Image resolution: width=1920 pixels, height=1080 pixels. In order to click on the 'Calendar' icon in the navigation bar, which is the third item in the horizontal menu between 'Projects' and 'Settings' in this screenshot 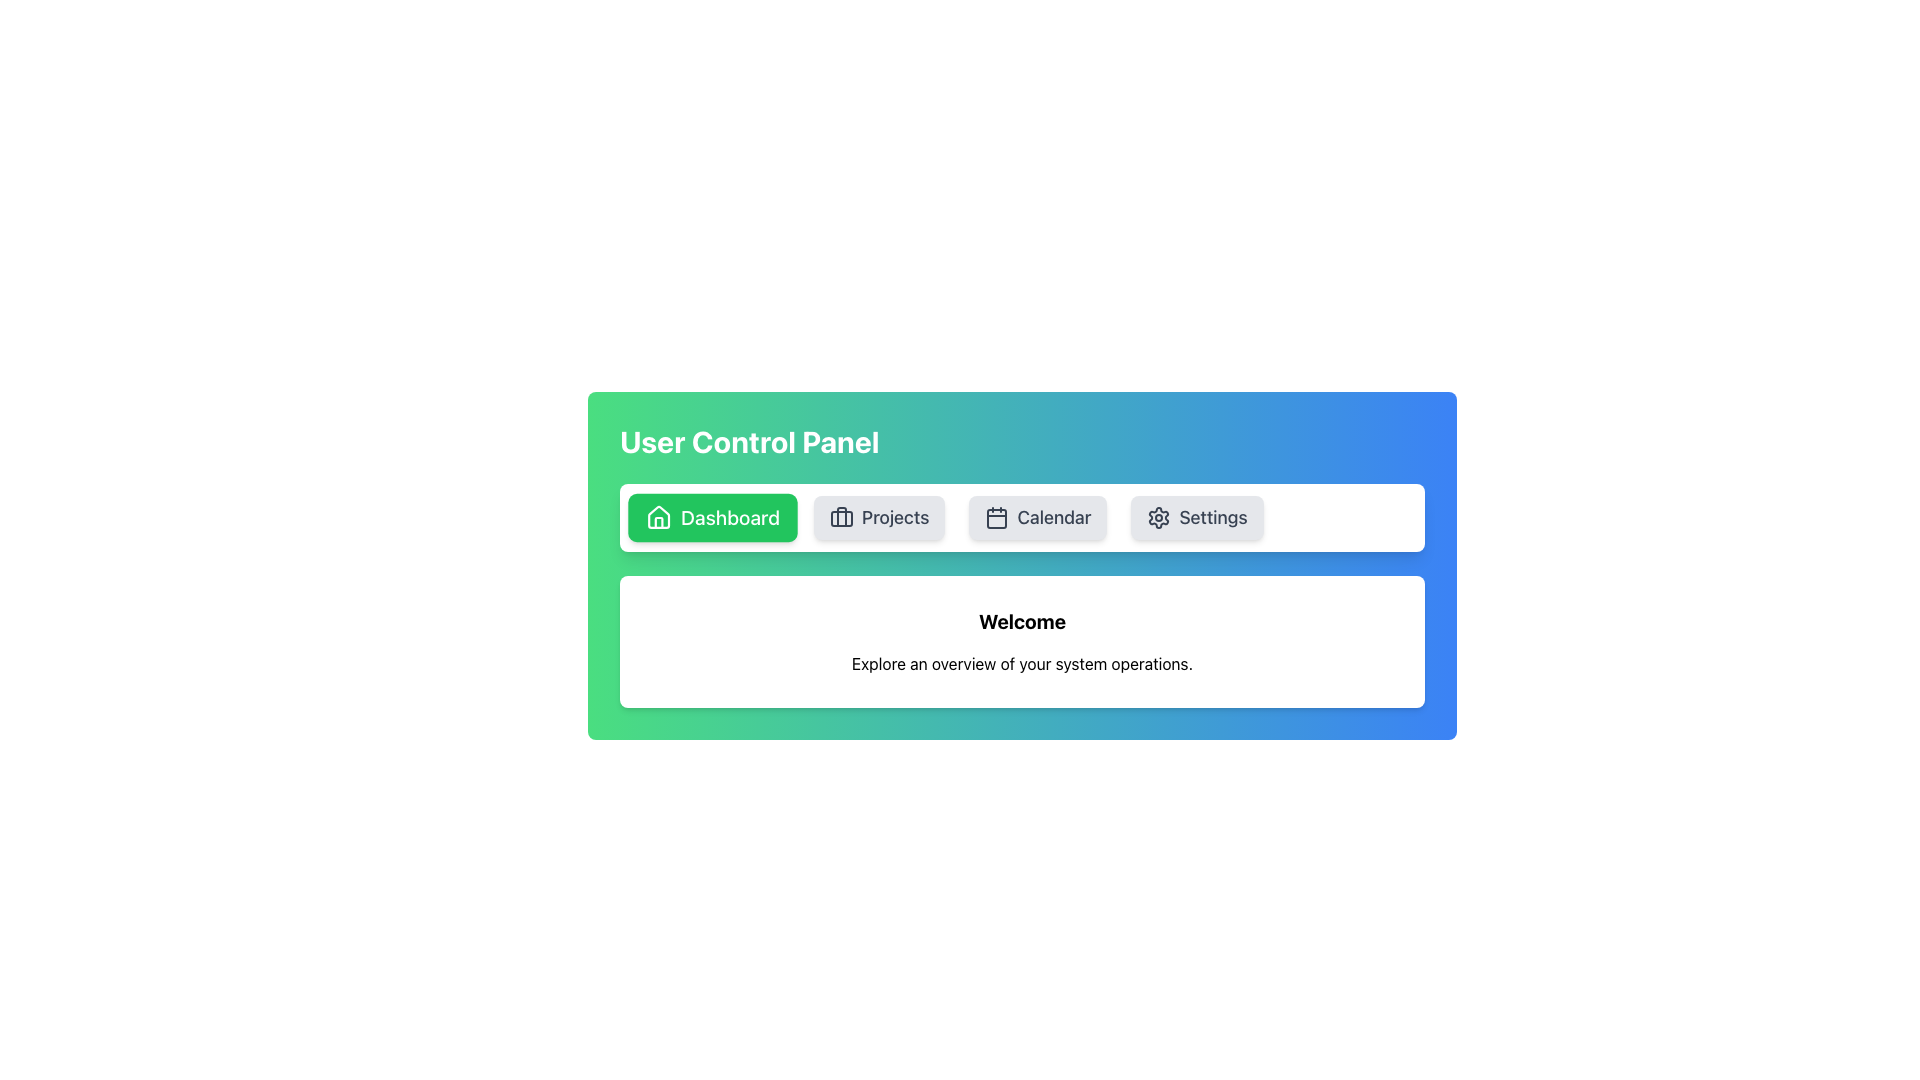, I will do `click(997, 516)`.